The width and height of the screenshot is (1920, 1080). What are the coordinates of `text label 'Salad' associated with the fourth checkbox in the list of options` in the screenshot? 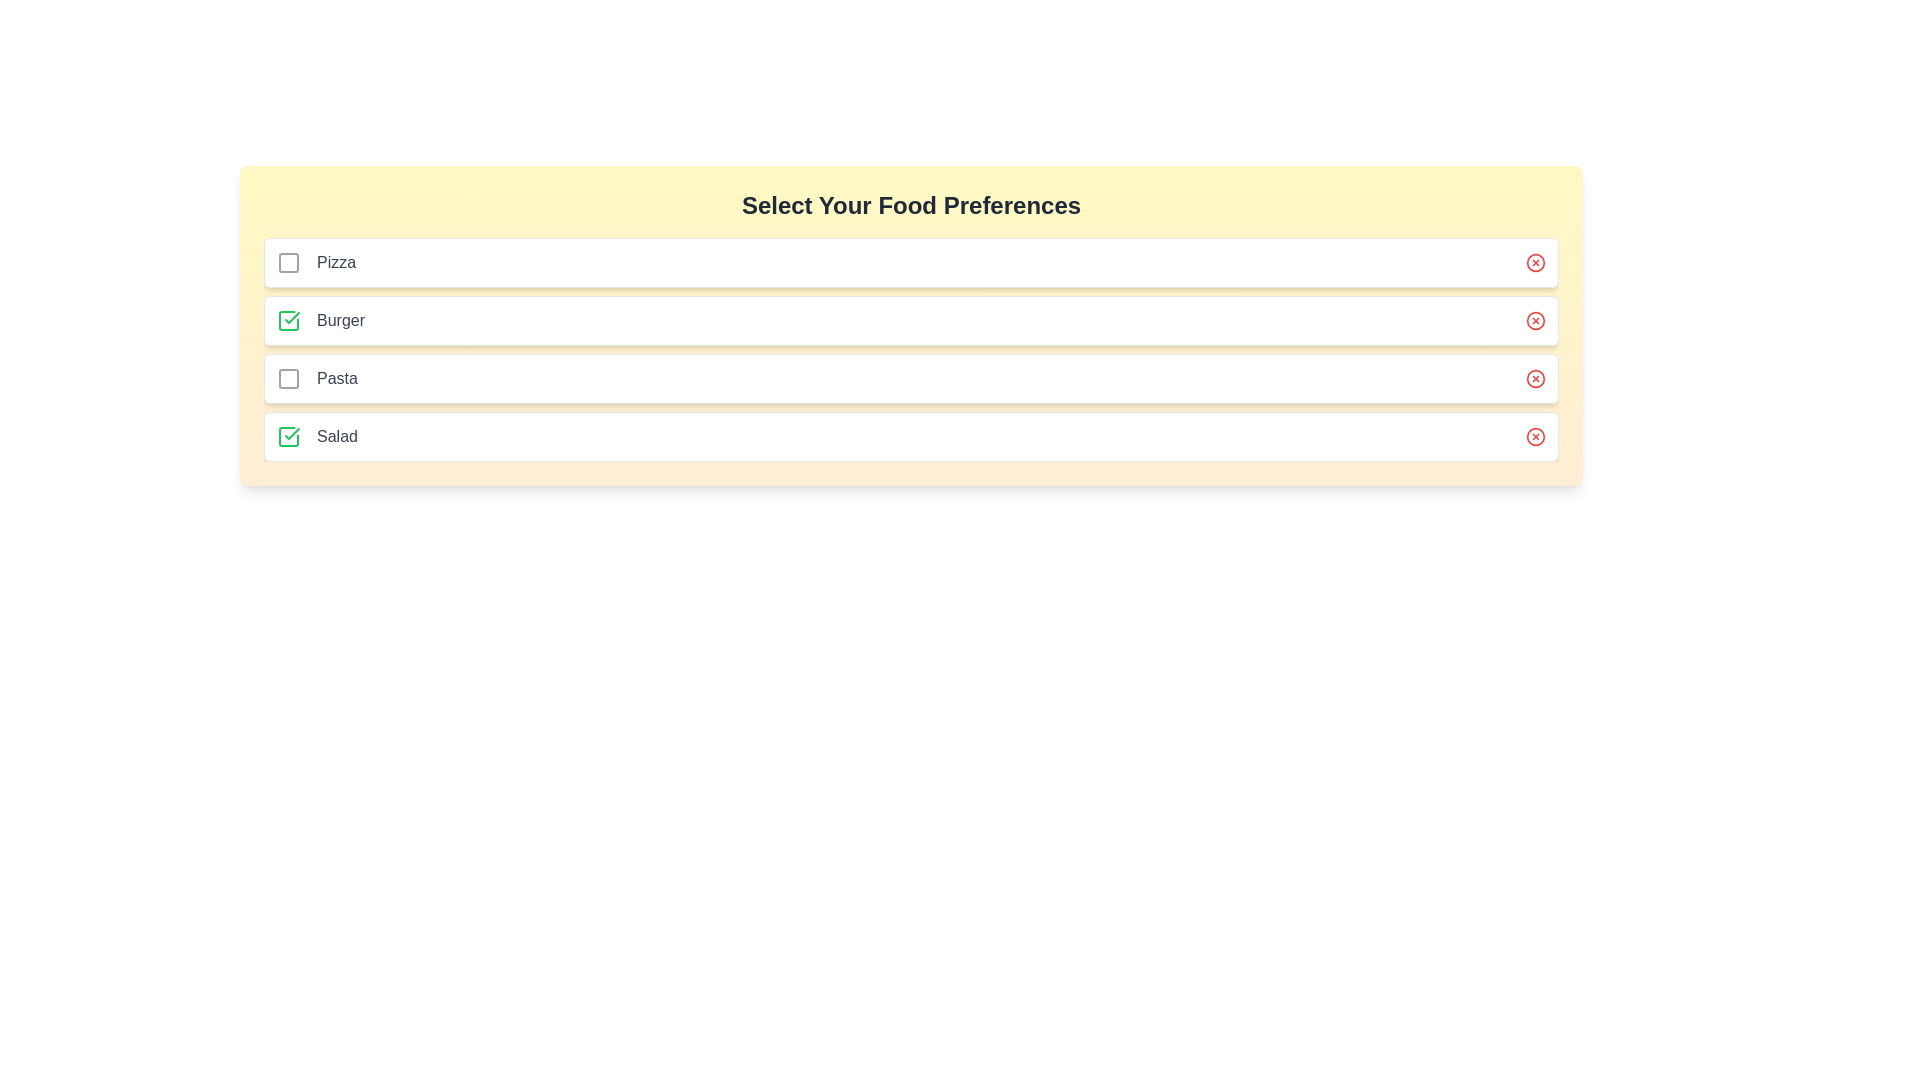 It's located at (316, 435).